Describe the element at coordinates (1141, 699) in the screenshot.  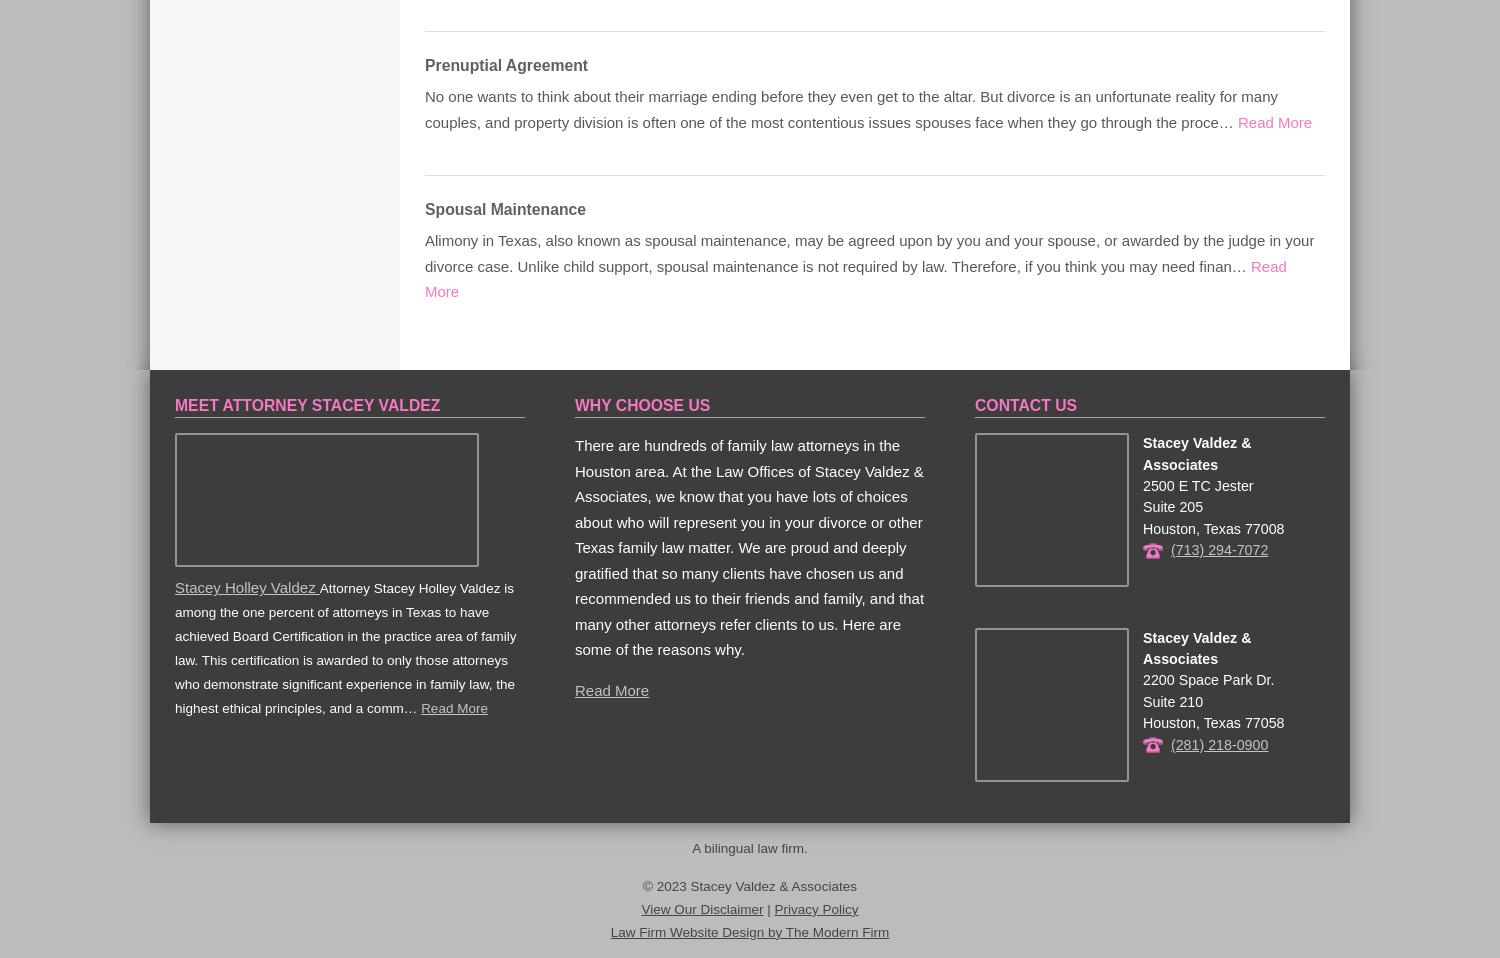
I see `'Suite 210'` at that location.